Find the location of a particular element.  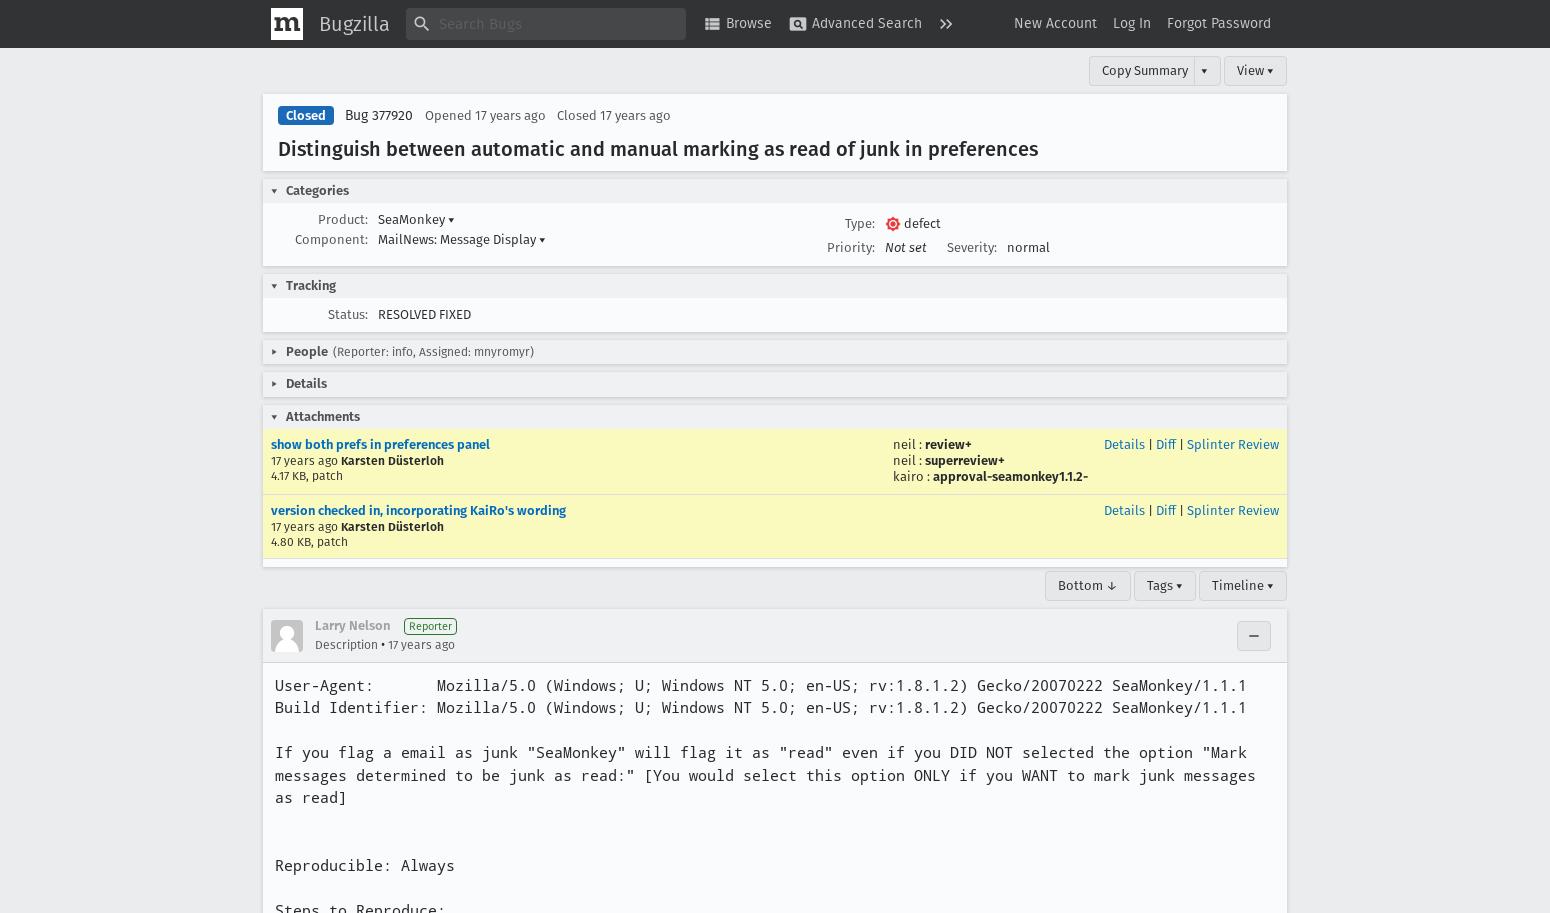

'Larry Nelson' is located at coordinates (351, 624).